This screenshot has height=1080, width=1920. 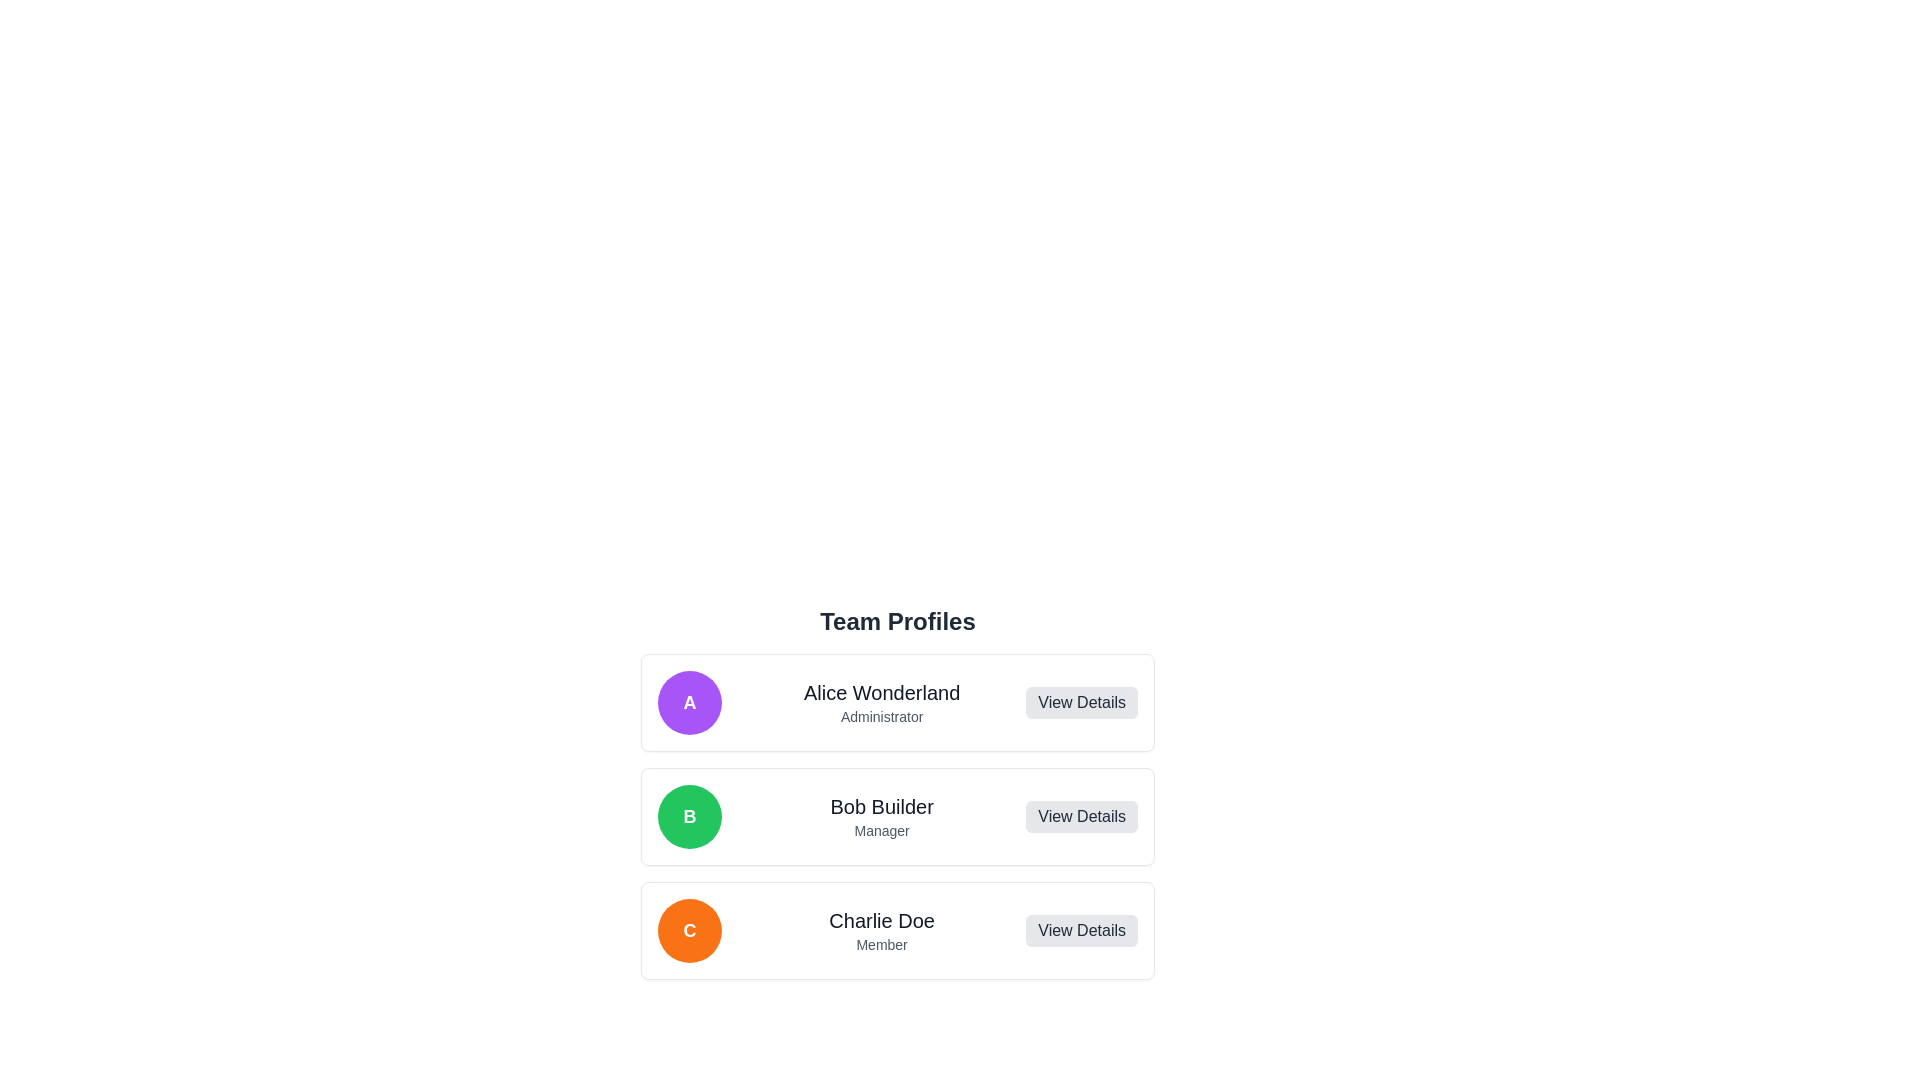 I want to click on the Text Display element that shows the name 'Bob Builder', located in the upper section of the card above the 'Manager' text, so click(x=881, y=805).